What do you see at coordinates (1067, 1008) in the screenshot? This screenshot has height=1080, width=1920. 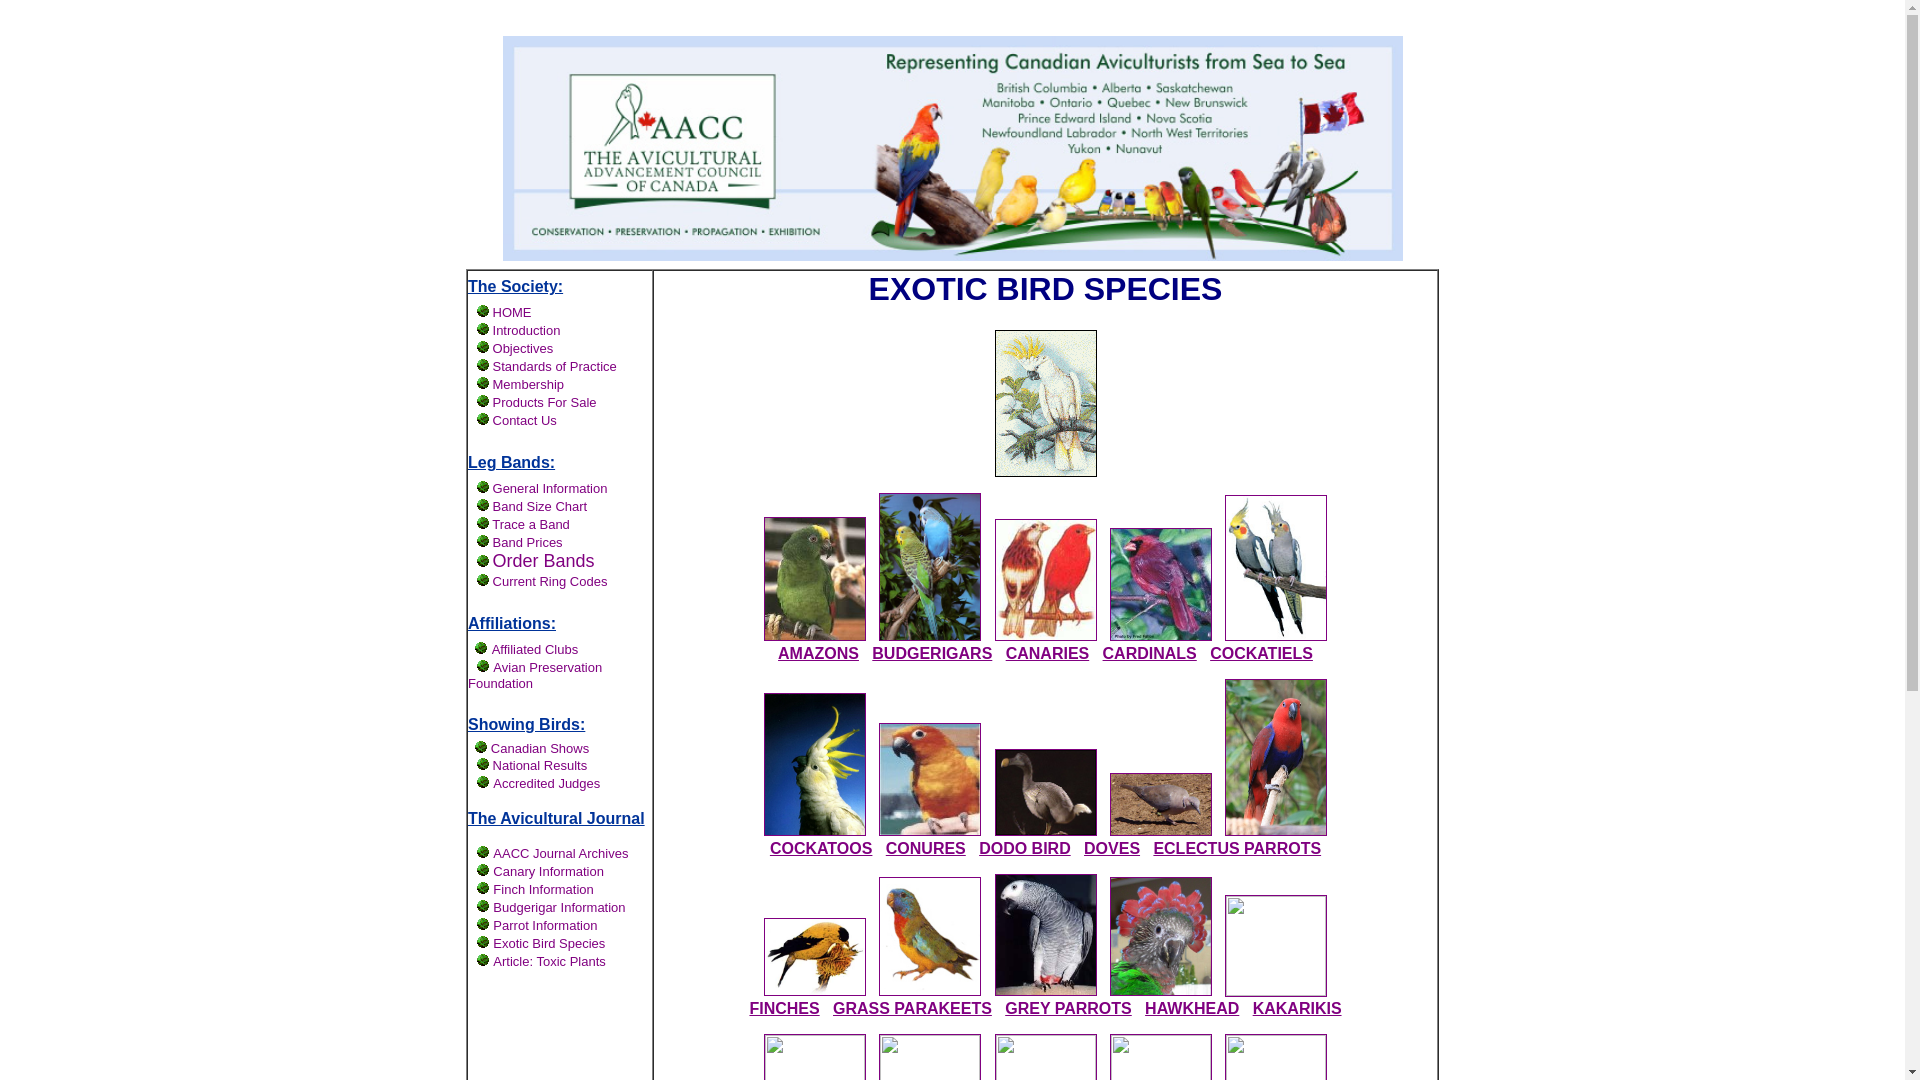 I see `'GREY PARROTS'` at bounding box center [1067, 1008].